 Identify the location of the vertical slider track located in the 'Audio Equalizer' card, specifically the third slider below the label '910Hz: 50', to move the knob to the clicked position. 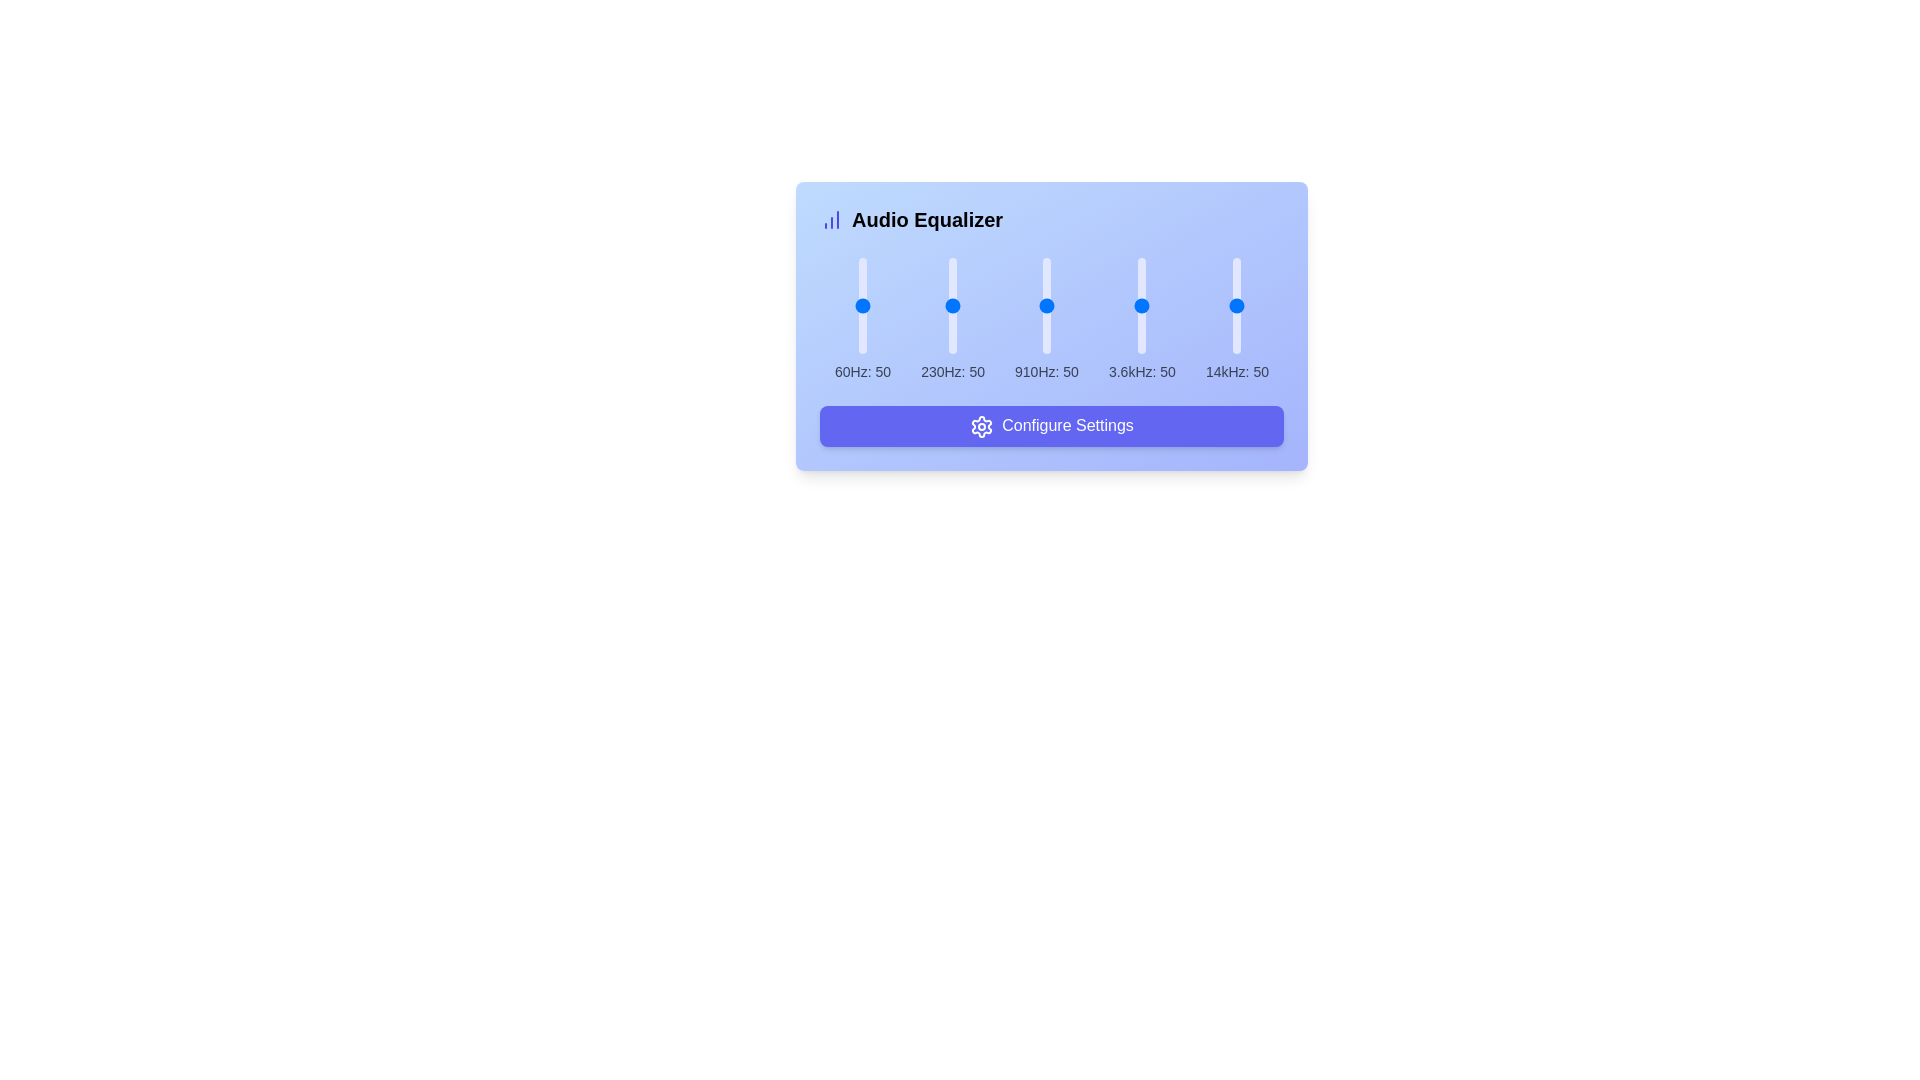
(1045, 305).